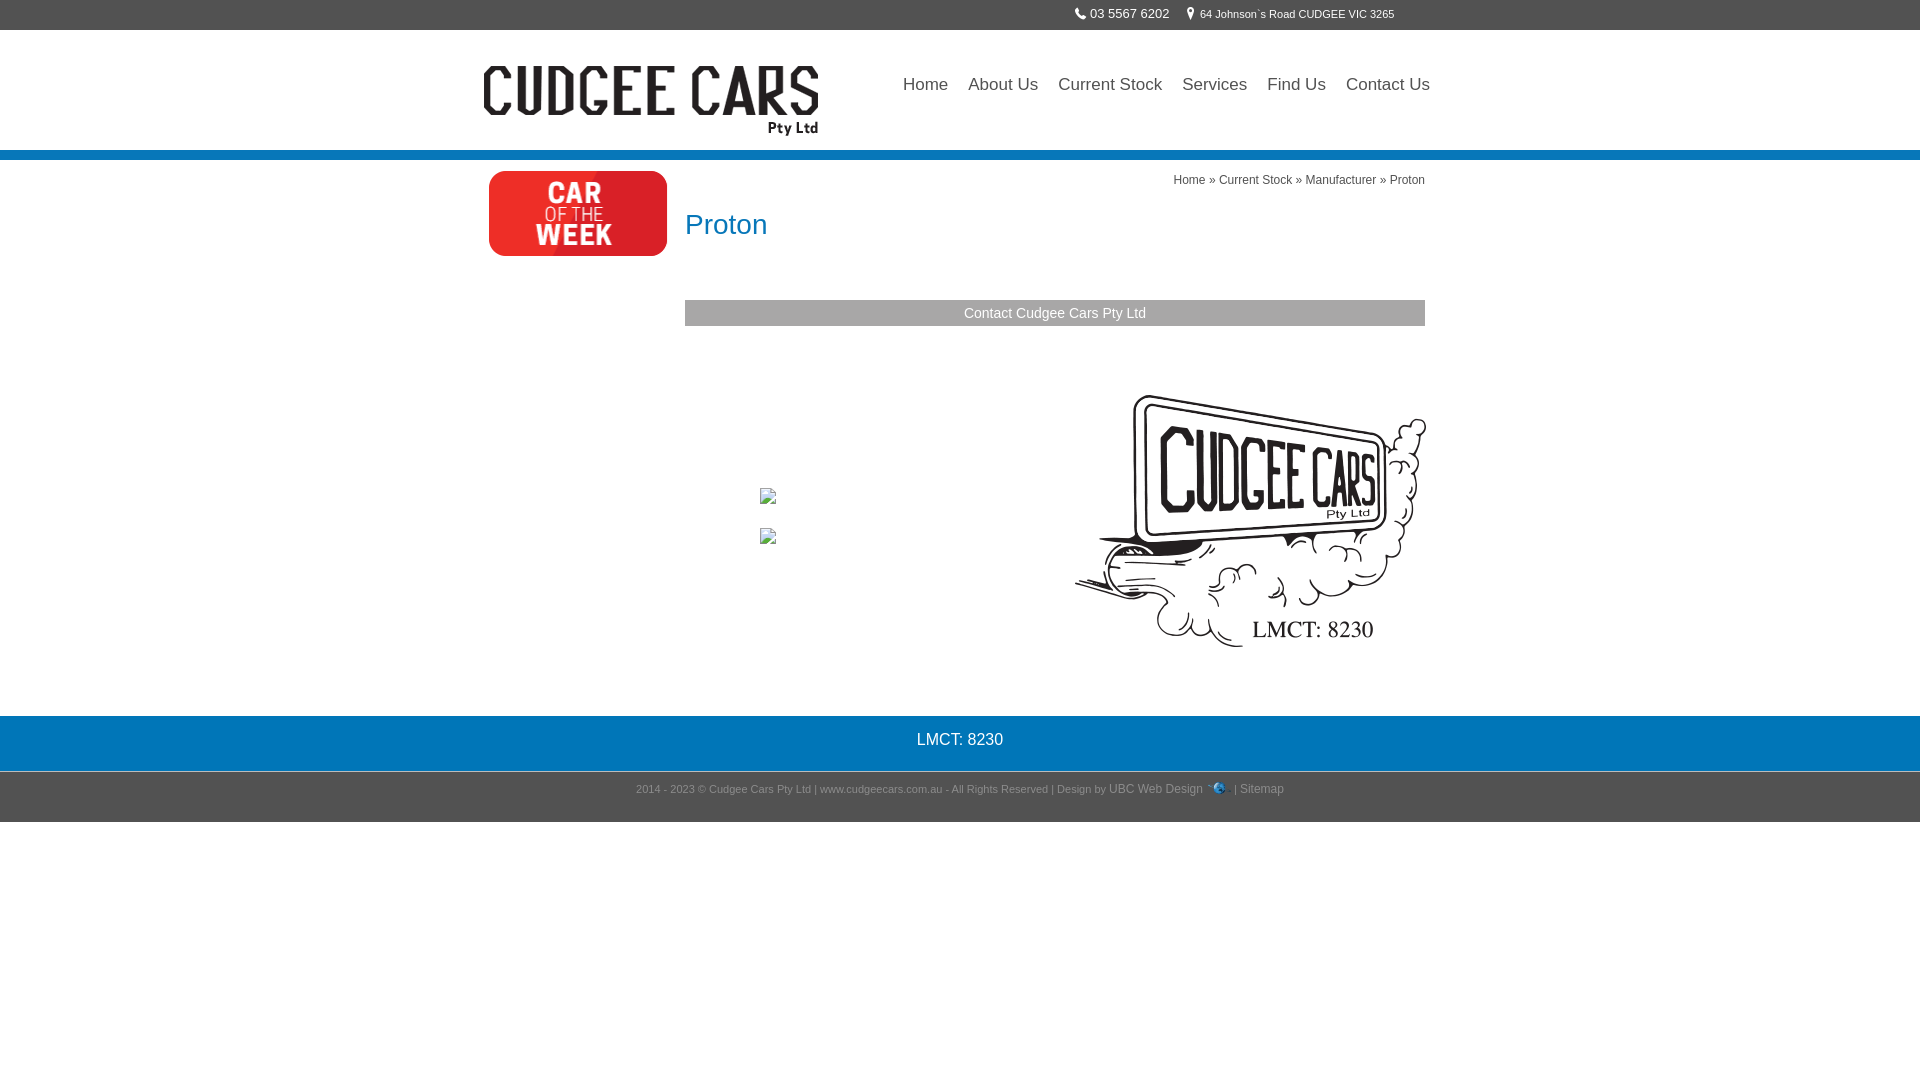 This screenshot has width=1920, height=1080. What do you see at coordinates (1190, 180) in the screenshot?
I see `'Home'` at bounding box center [1190, 180].